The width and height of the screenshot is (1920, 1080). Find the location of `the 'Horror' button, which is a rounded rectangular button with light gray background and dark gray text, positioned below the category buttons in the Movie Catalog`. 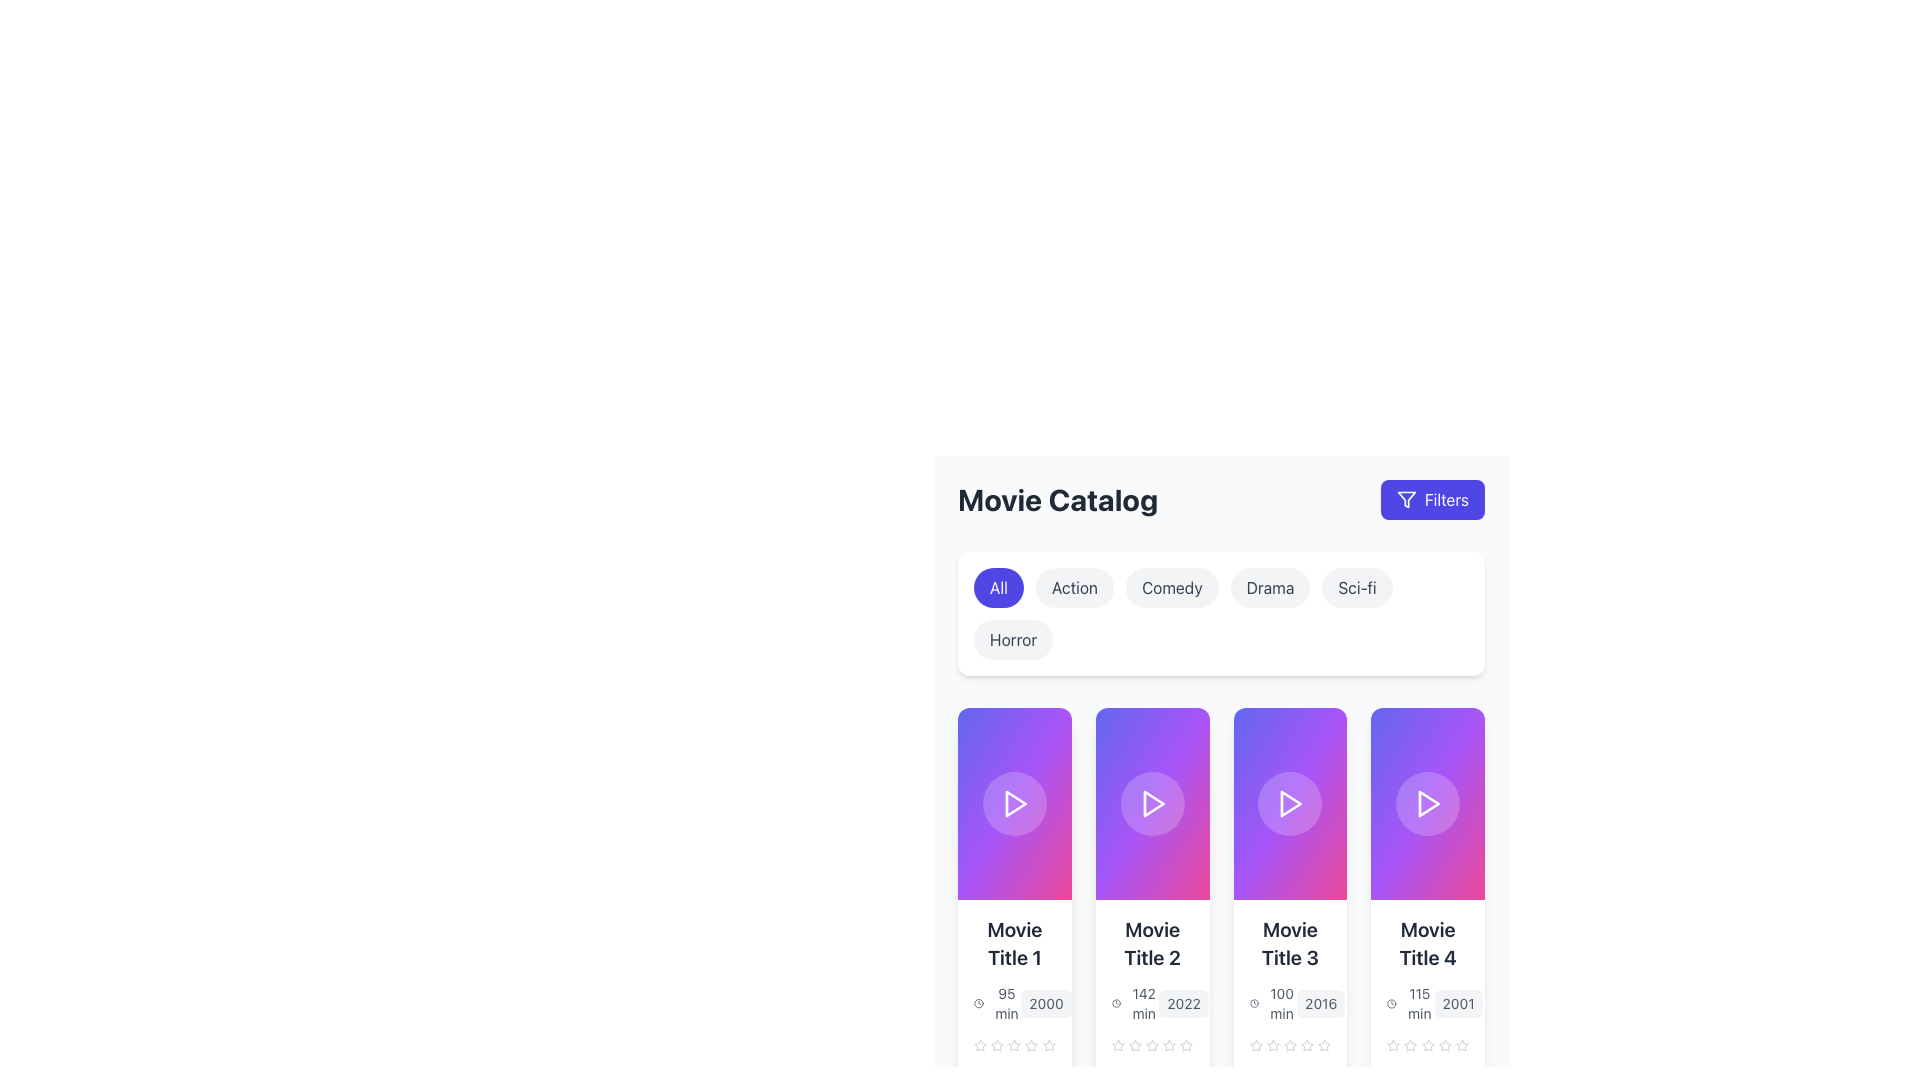

the 'Horror' button, which is a rounded rectangular button with light gray background and dark gray text, positioned below the category buttons in the Movie Catalog is located at coordinates (1013, 640).